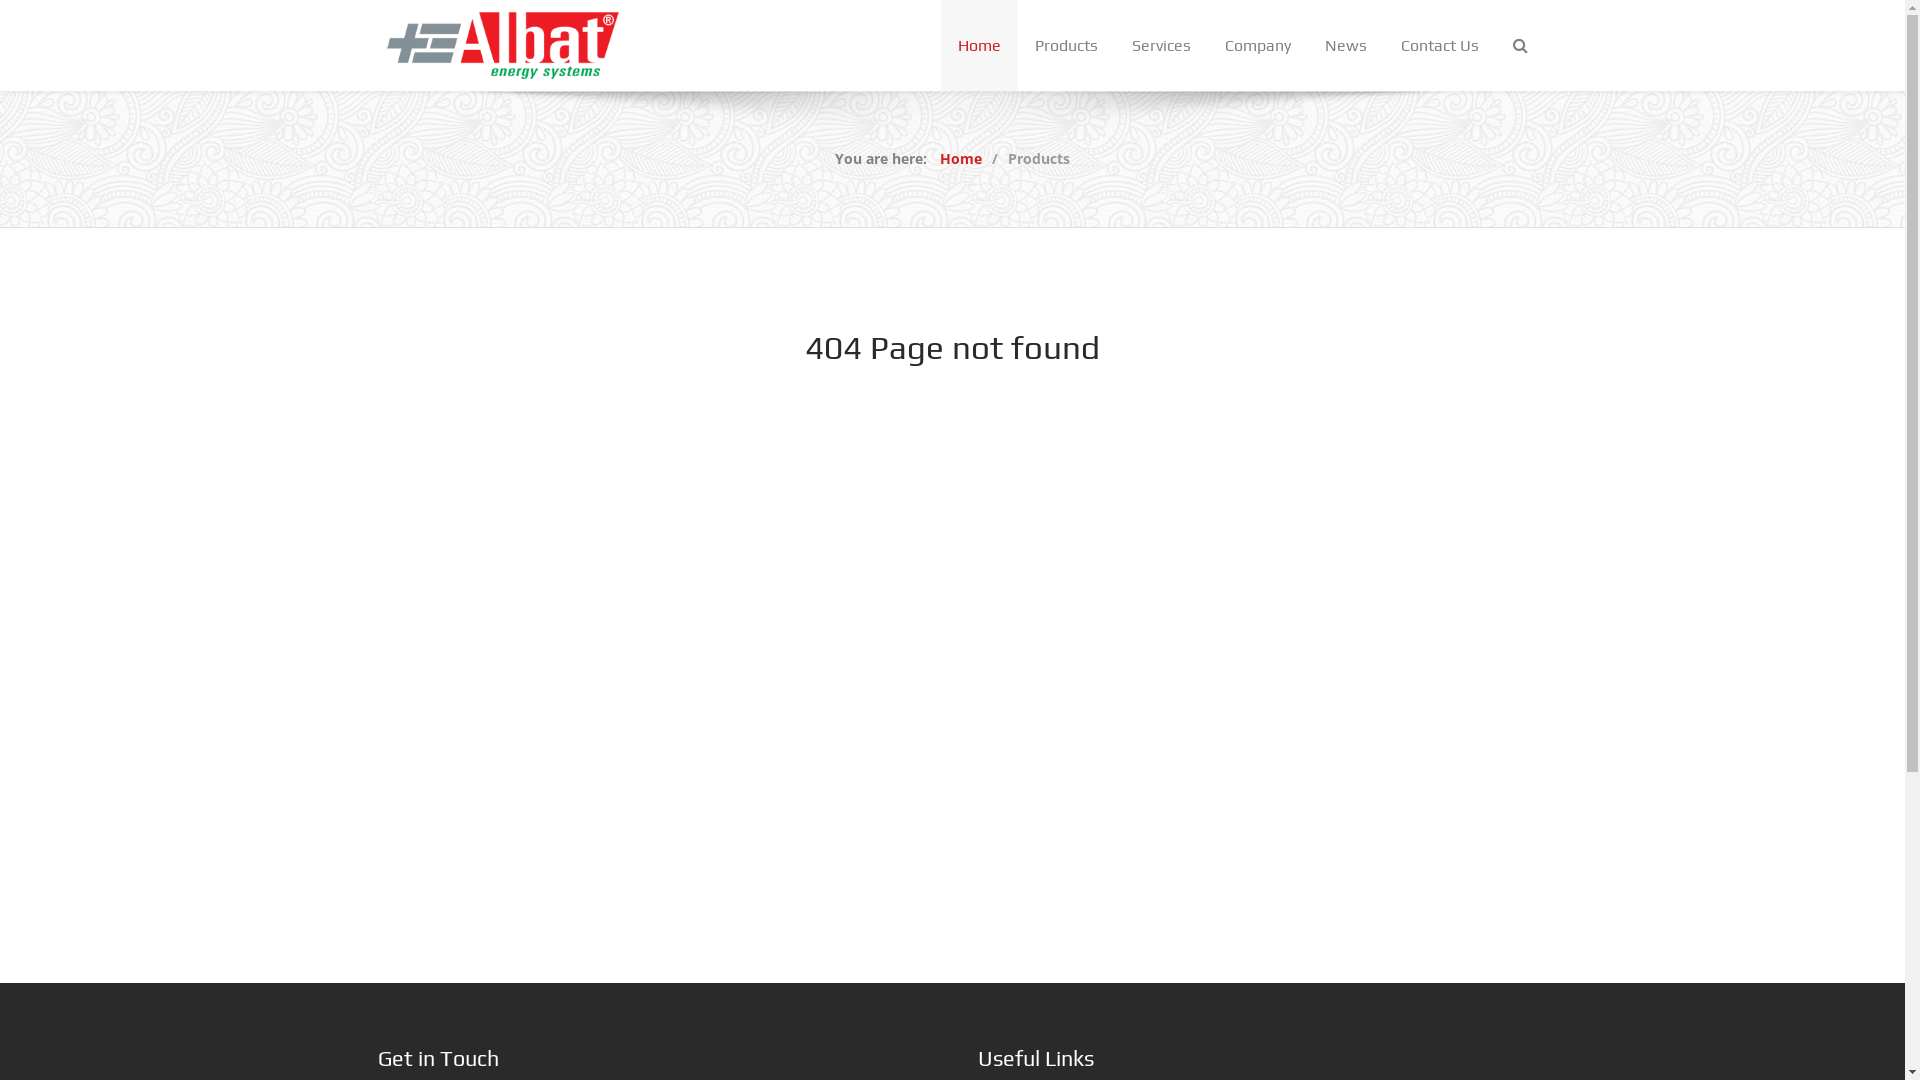  I want to click on 'Company', so click(1207, 45).